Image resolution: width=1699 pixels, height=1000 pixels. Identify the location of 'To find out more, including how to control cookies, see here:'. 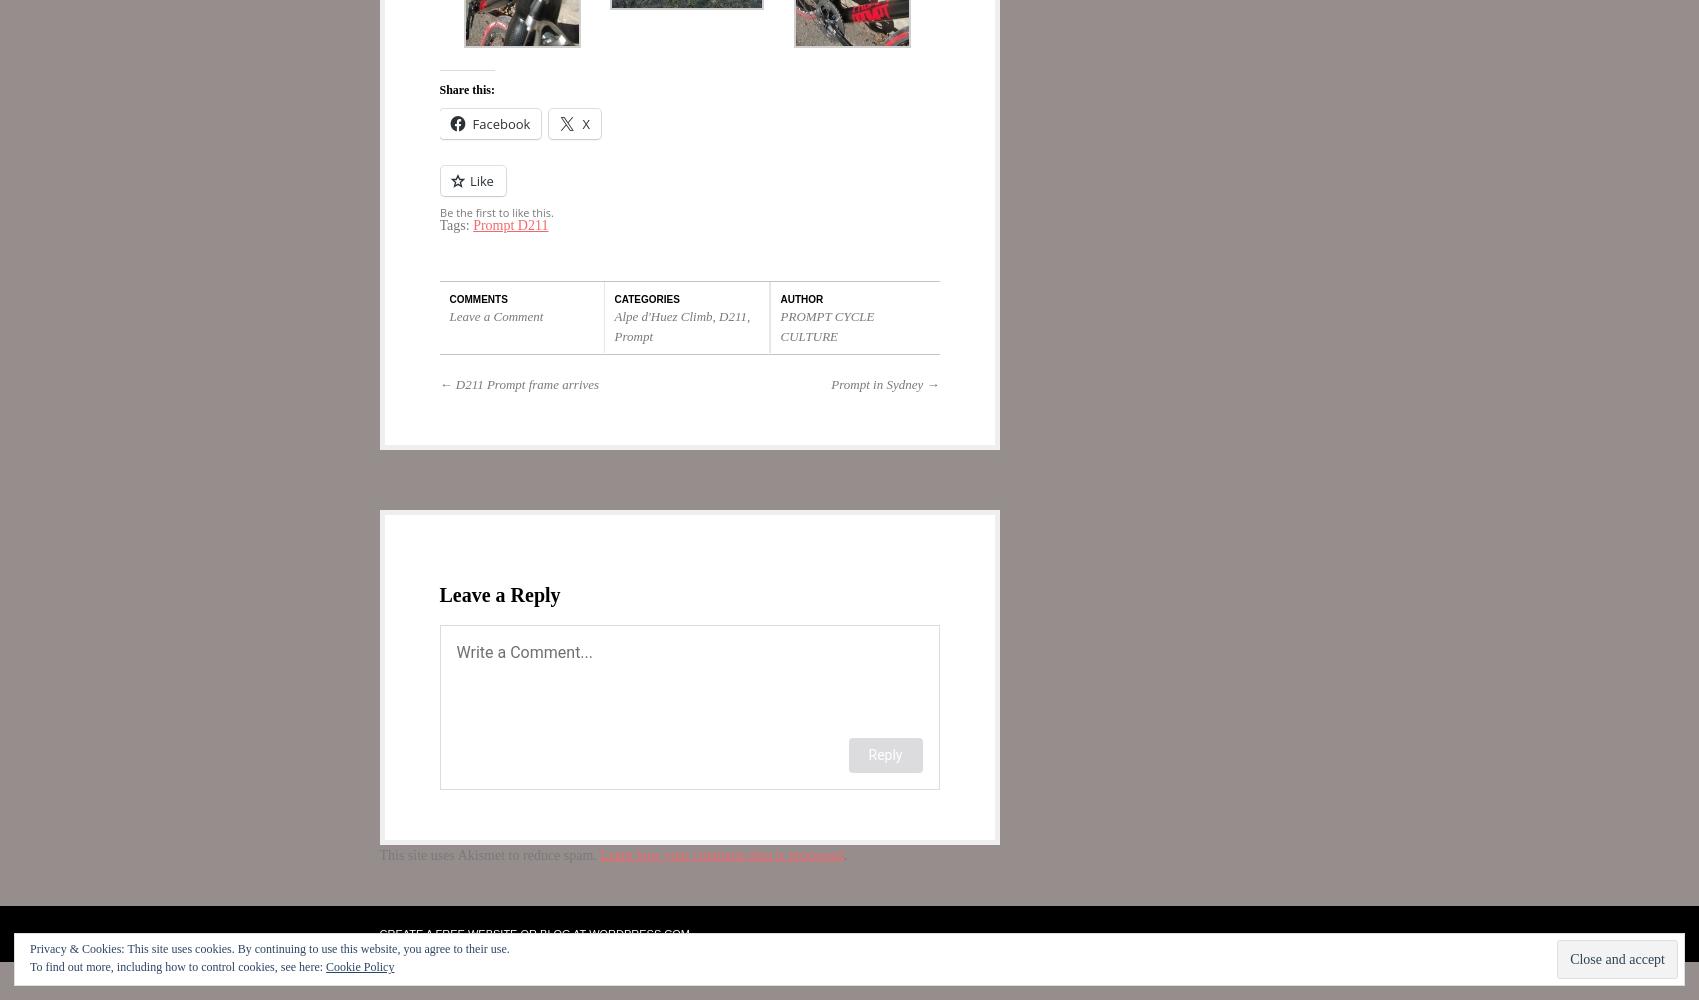
(177, 966).